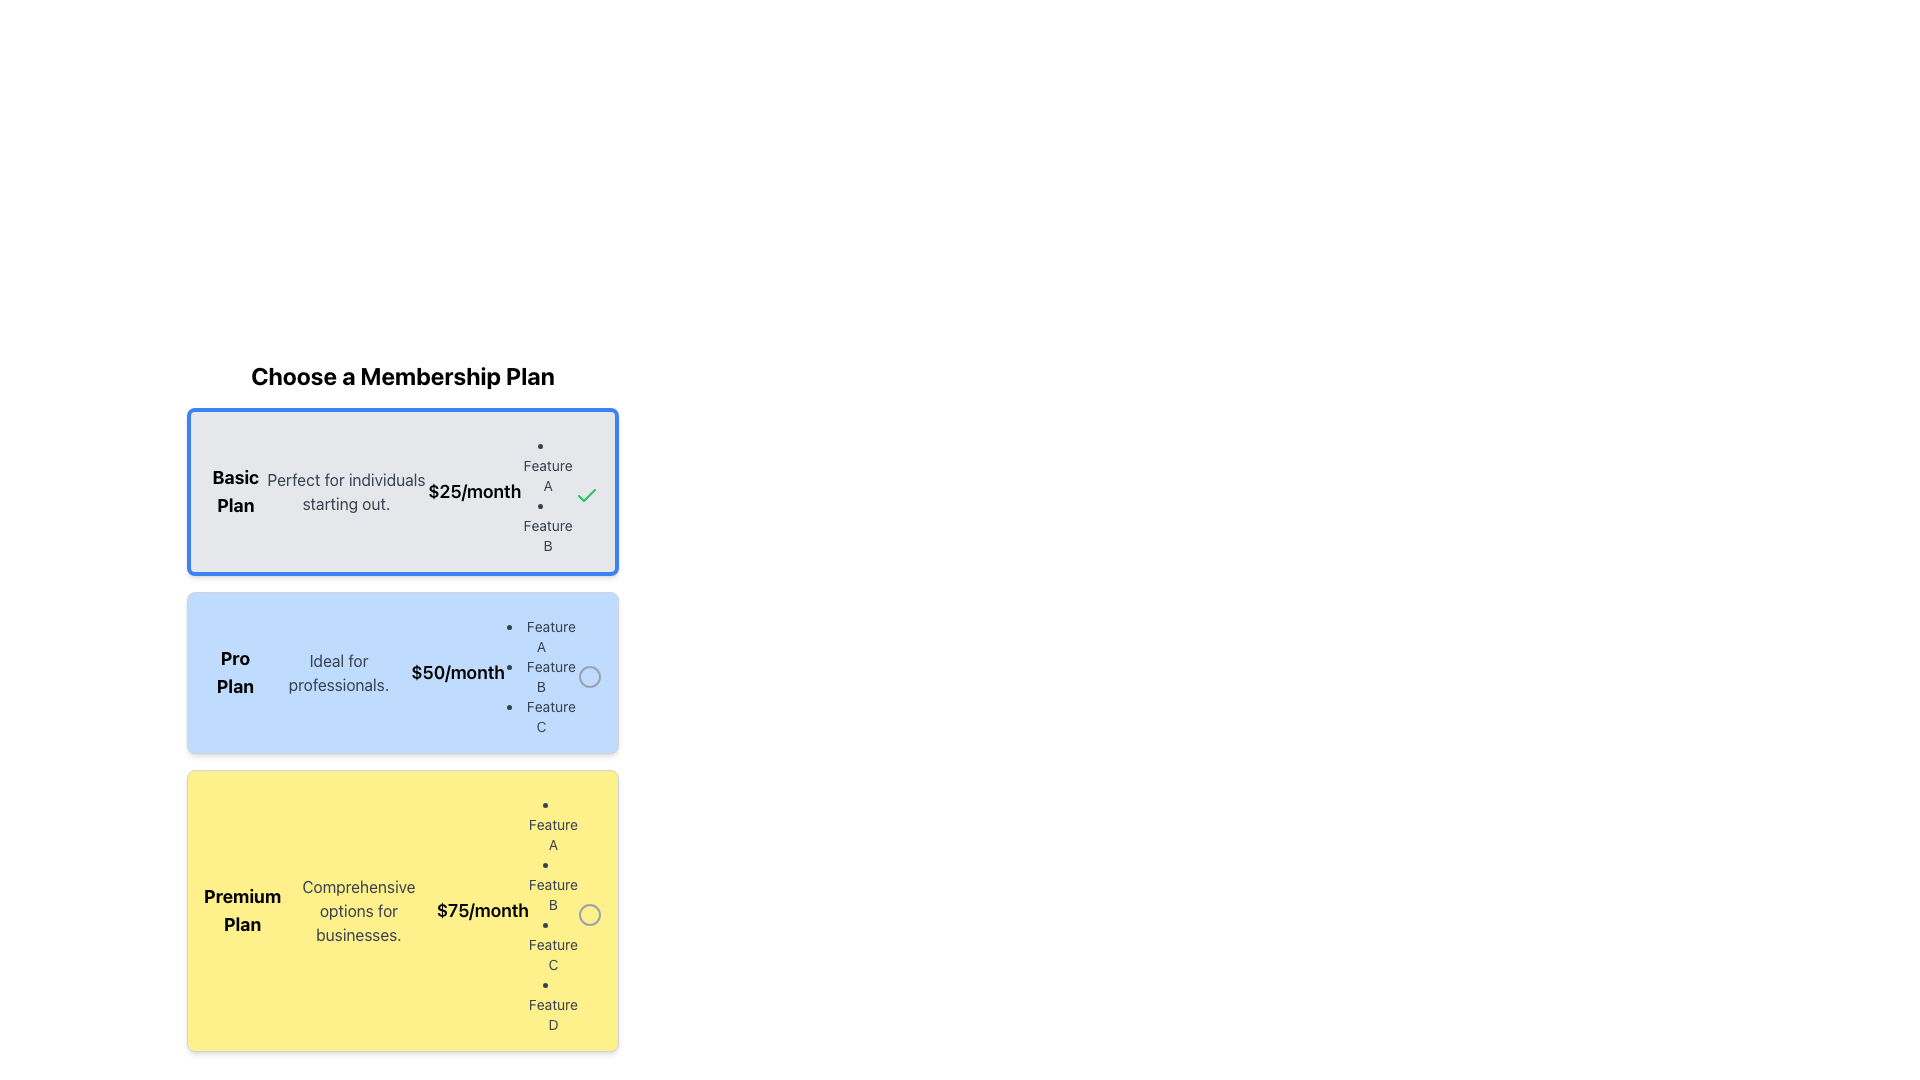 The width and height of the screenshot is (1920, 1080). I want to click on pricing information from the Text Label located in the 'Premium Plan' section, positioned below the subtitle 'Comprehensive options for businesses.', so click(482, 910).